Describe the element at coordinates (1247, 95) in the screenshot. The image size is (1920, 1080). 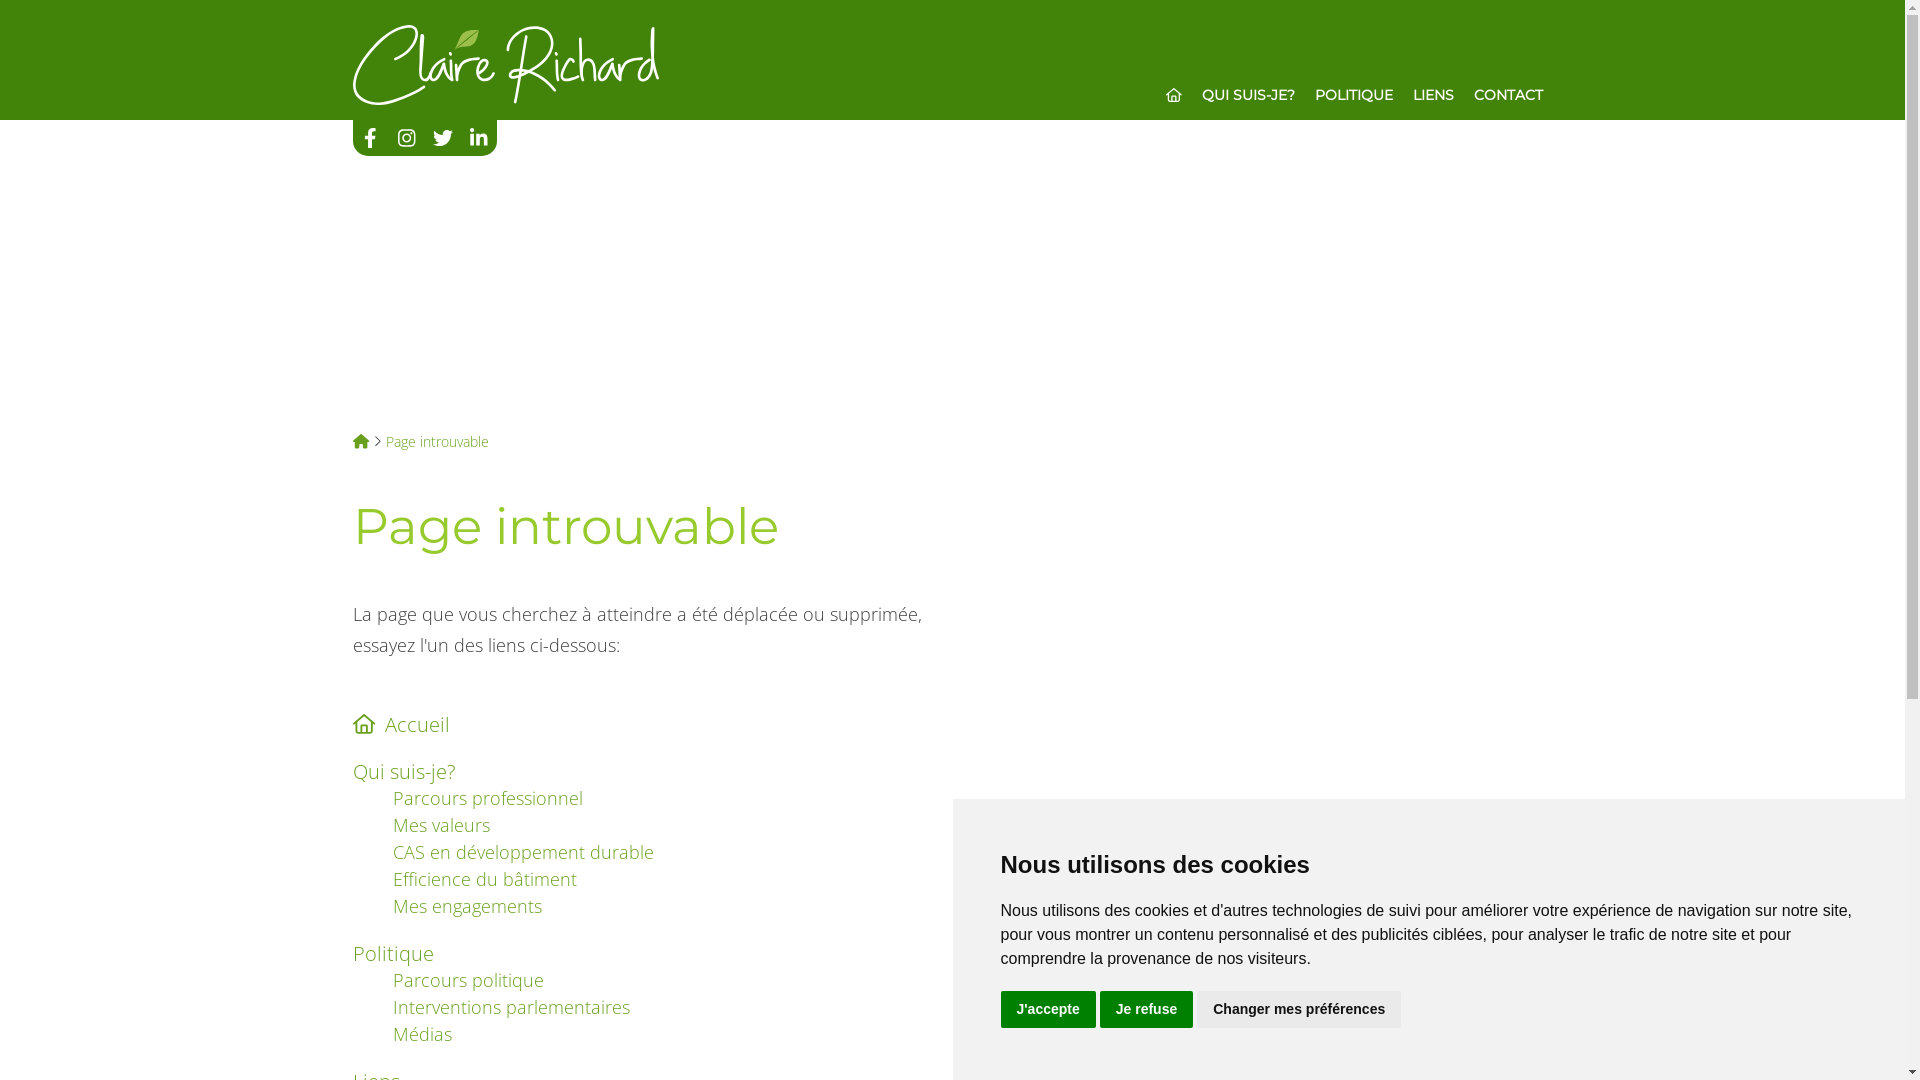
I see `'QUI SUIS-JE?'` at that location.